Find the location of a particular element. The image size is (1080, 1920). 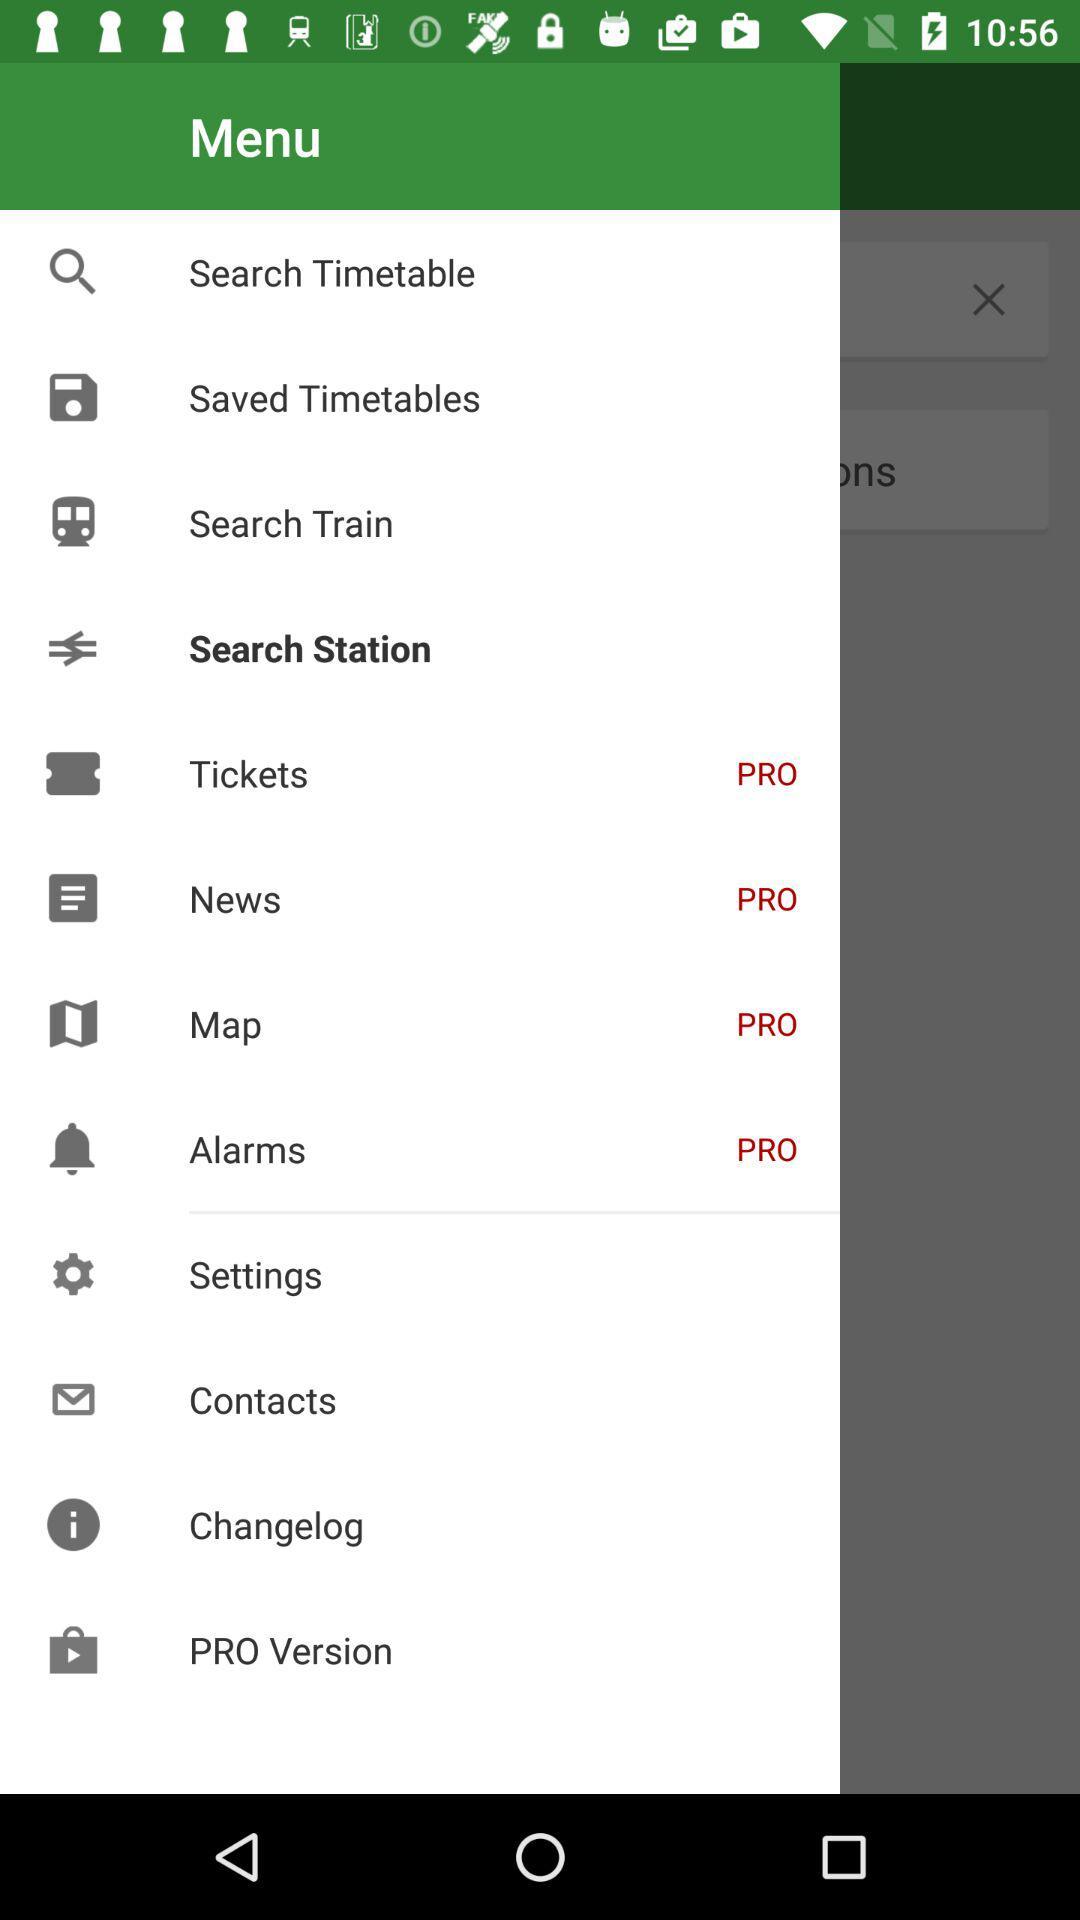

the close icon is located at coordinates (987, 298).